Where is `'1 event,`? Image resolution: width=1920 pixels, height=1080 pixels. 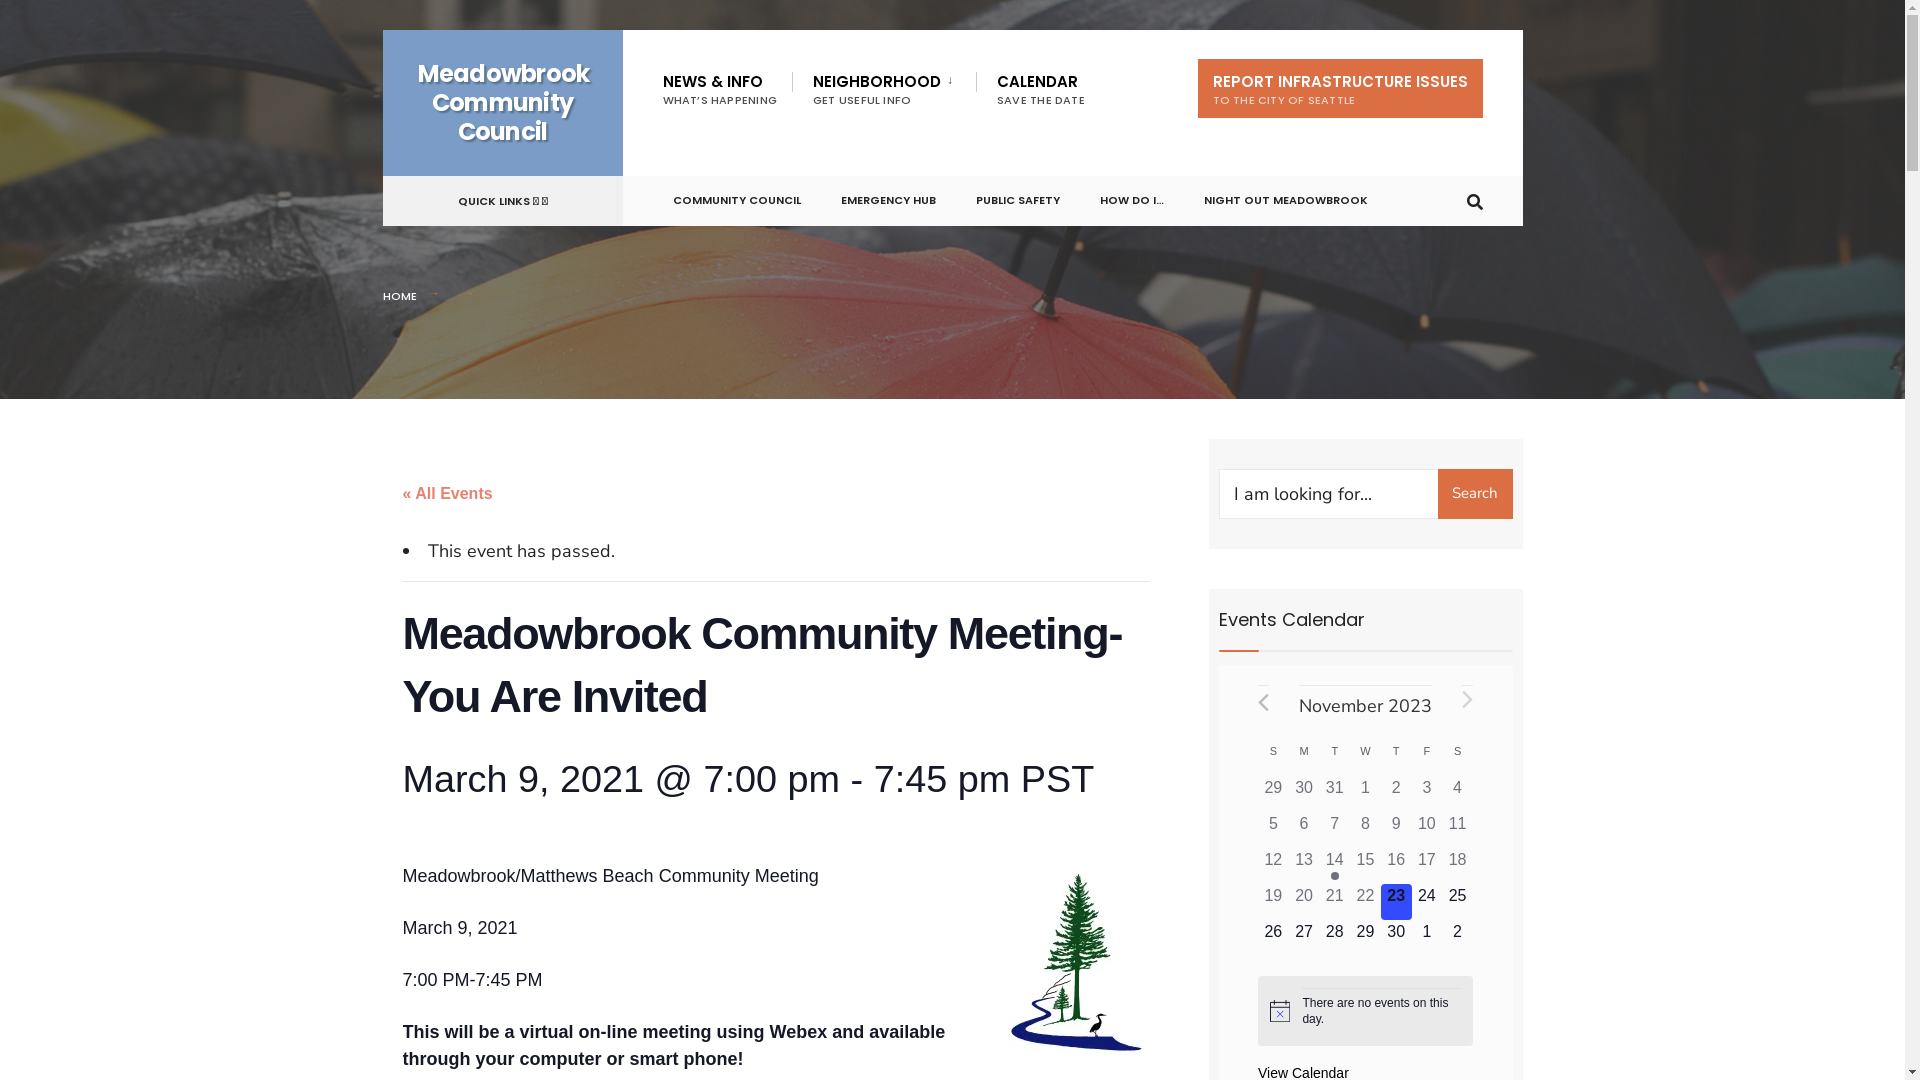 '1 event, is located at coordinates (1334, 865).